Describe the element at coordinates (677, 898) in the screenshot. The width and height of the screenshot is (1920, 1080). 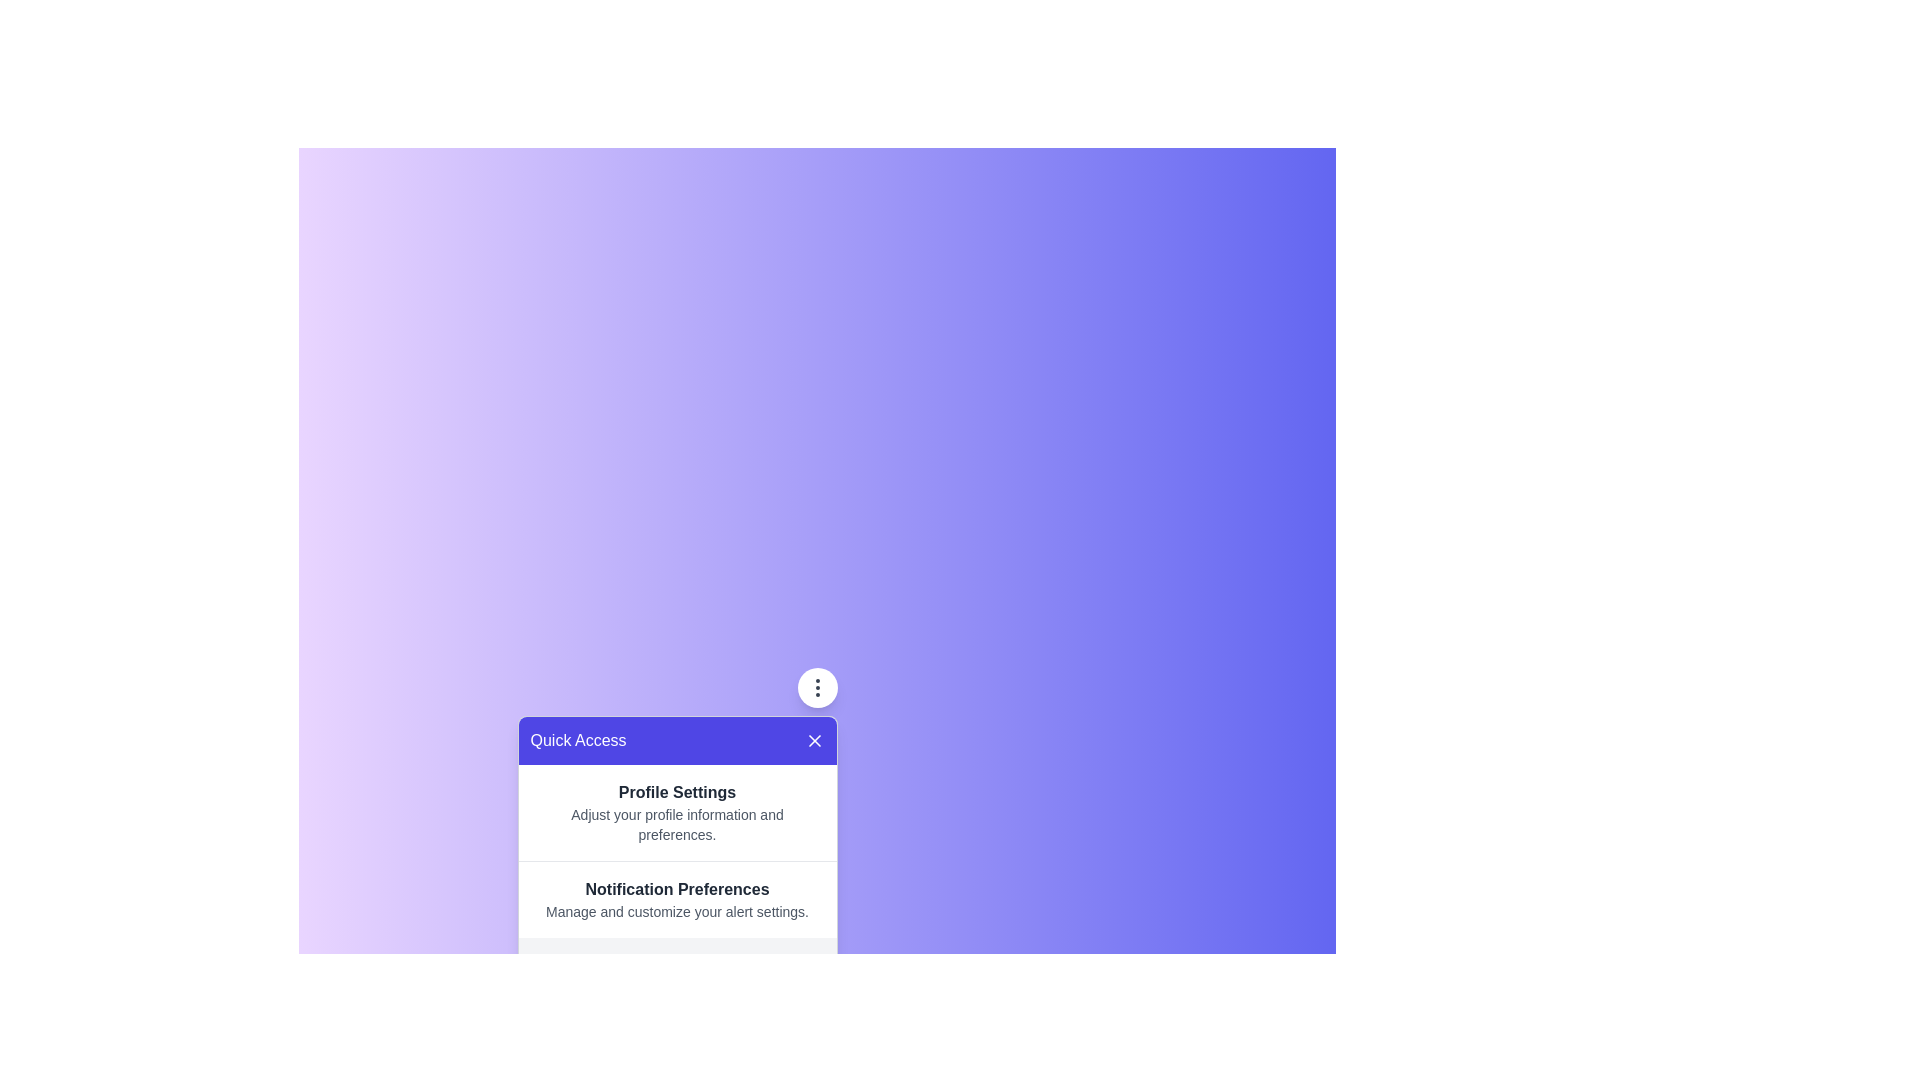
I see `the 'Notification Preferences' informational text grouping, which includes a bold title and a description, to trigger hover effects` at that location.